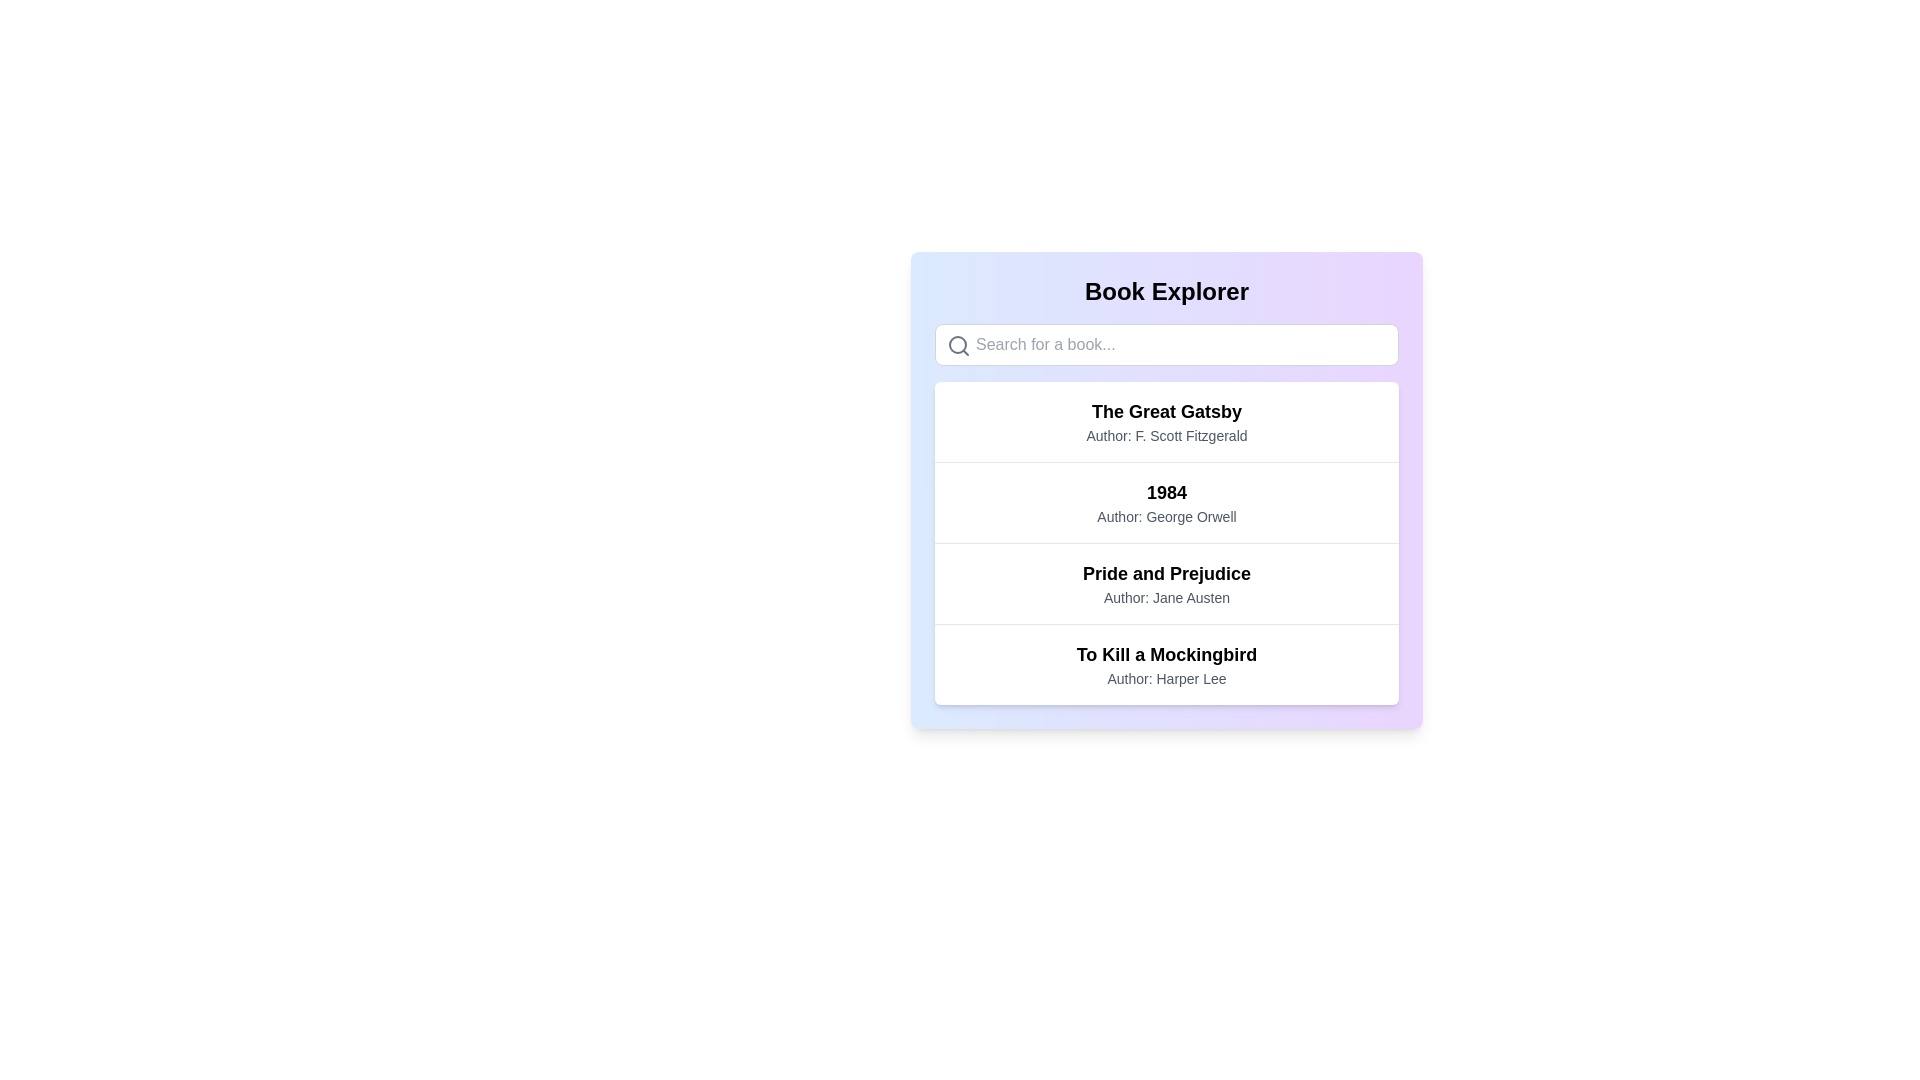  Describe the element at coordinates (1166, 543) in the screenshot. I see `the second list item in the 'Book Explorer' card` at that location.